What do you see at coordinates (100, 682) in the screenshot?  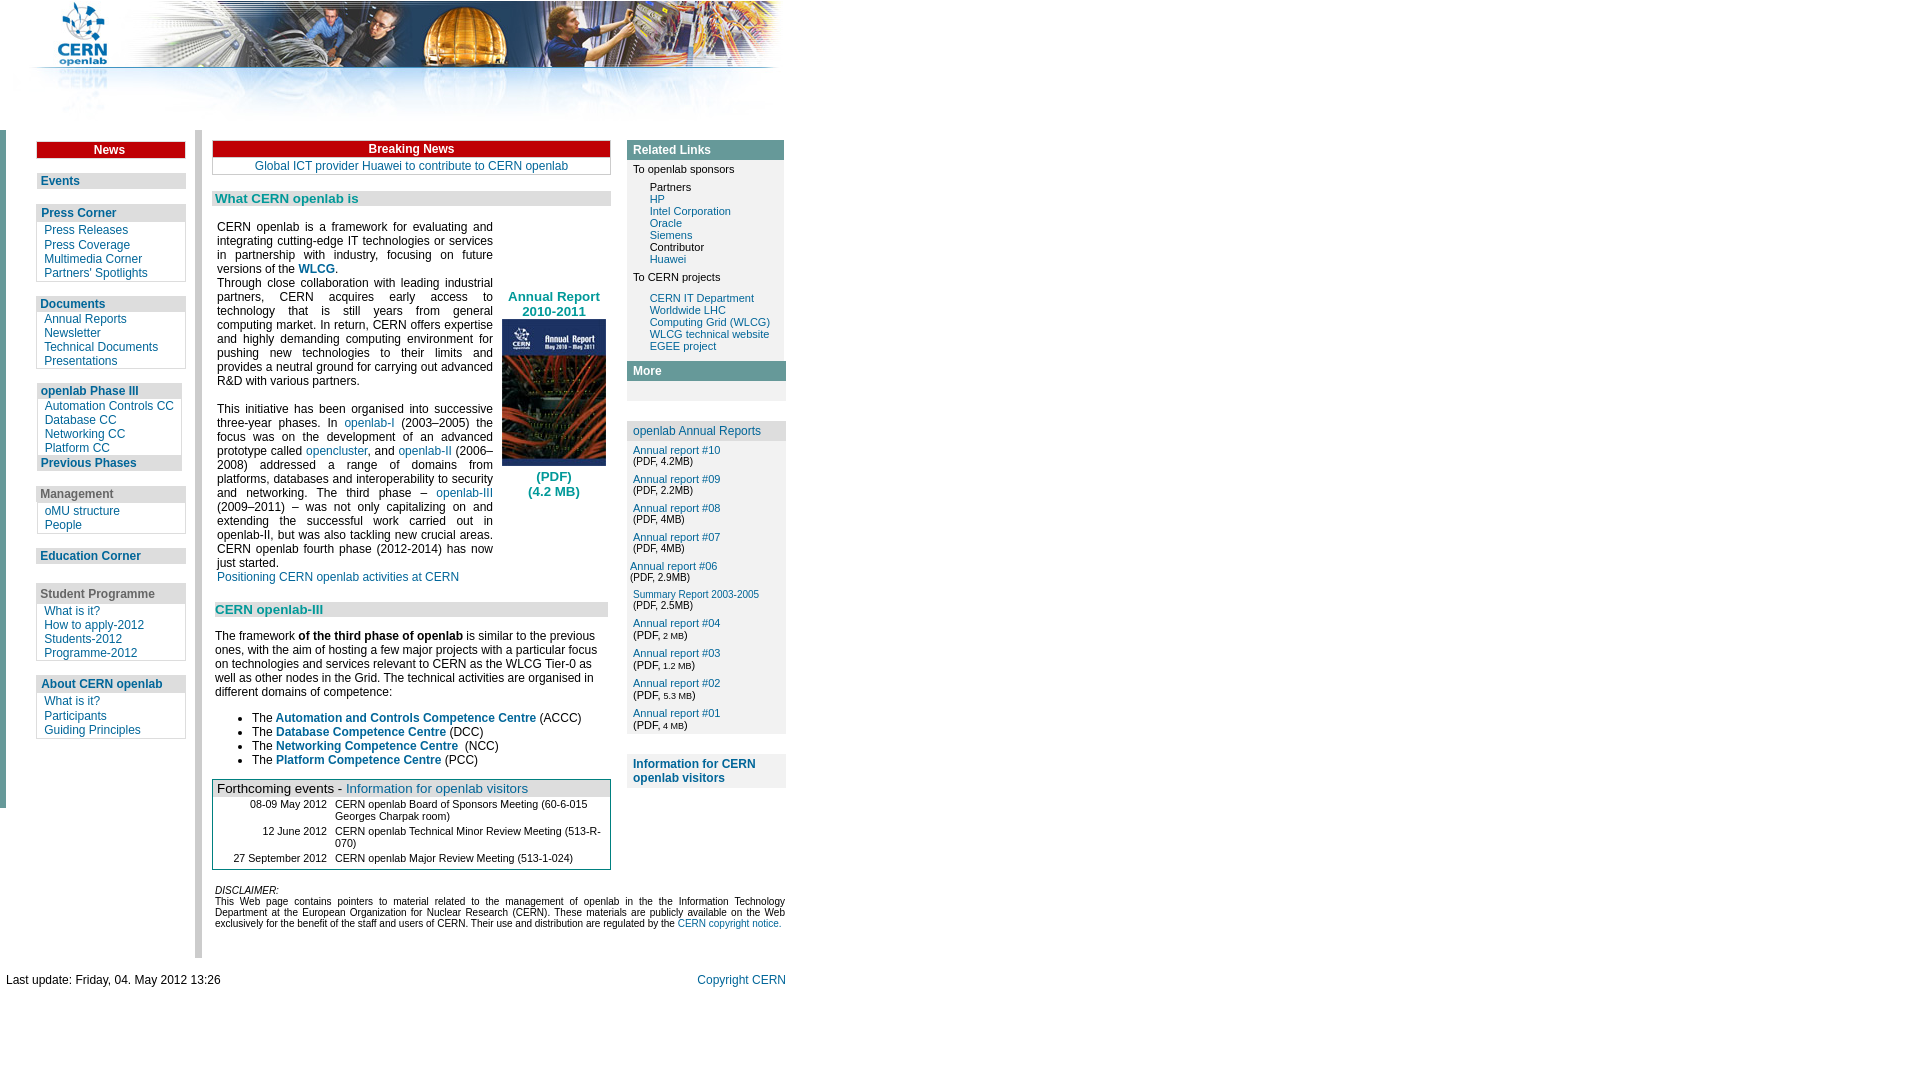 I see `'About CERN openlab'` at bounding box center [100, 682].